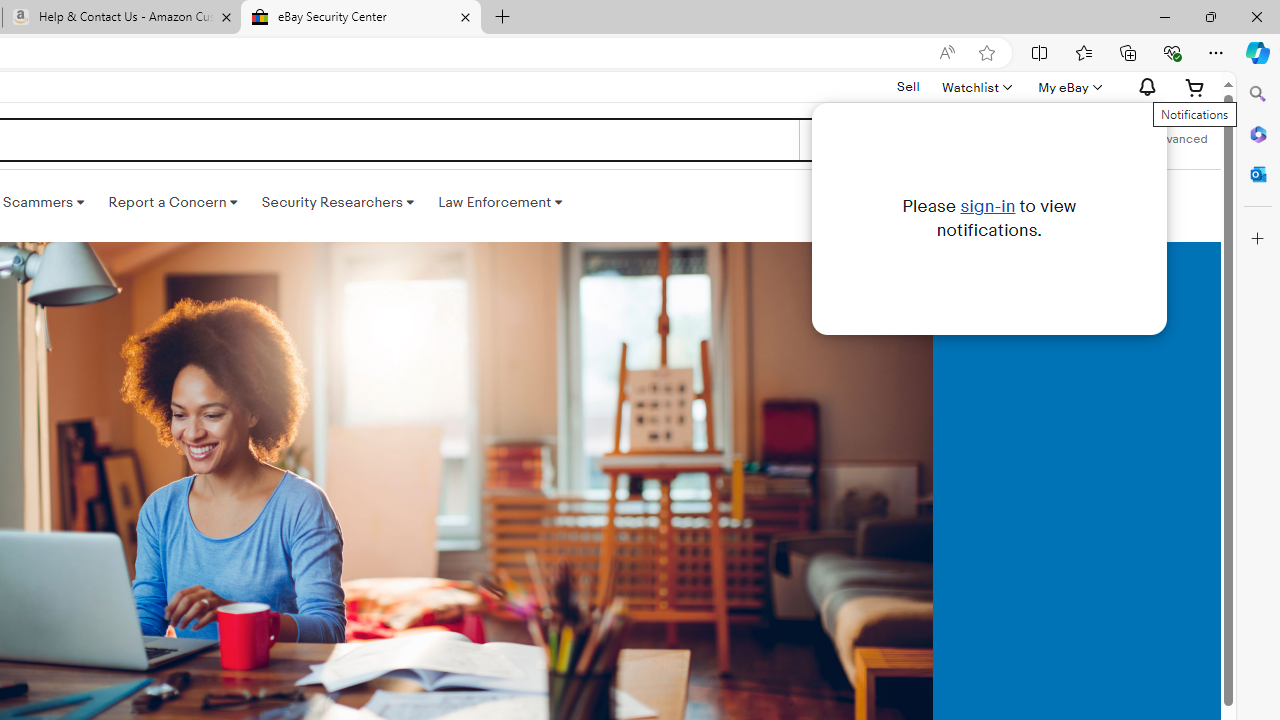 The image size is (1280, 720). What do you see at coordinates (173, 203) in the screenshot?
I see `'Report a Concern '` at bounding box center [173, 203].